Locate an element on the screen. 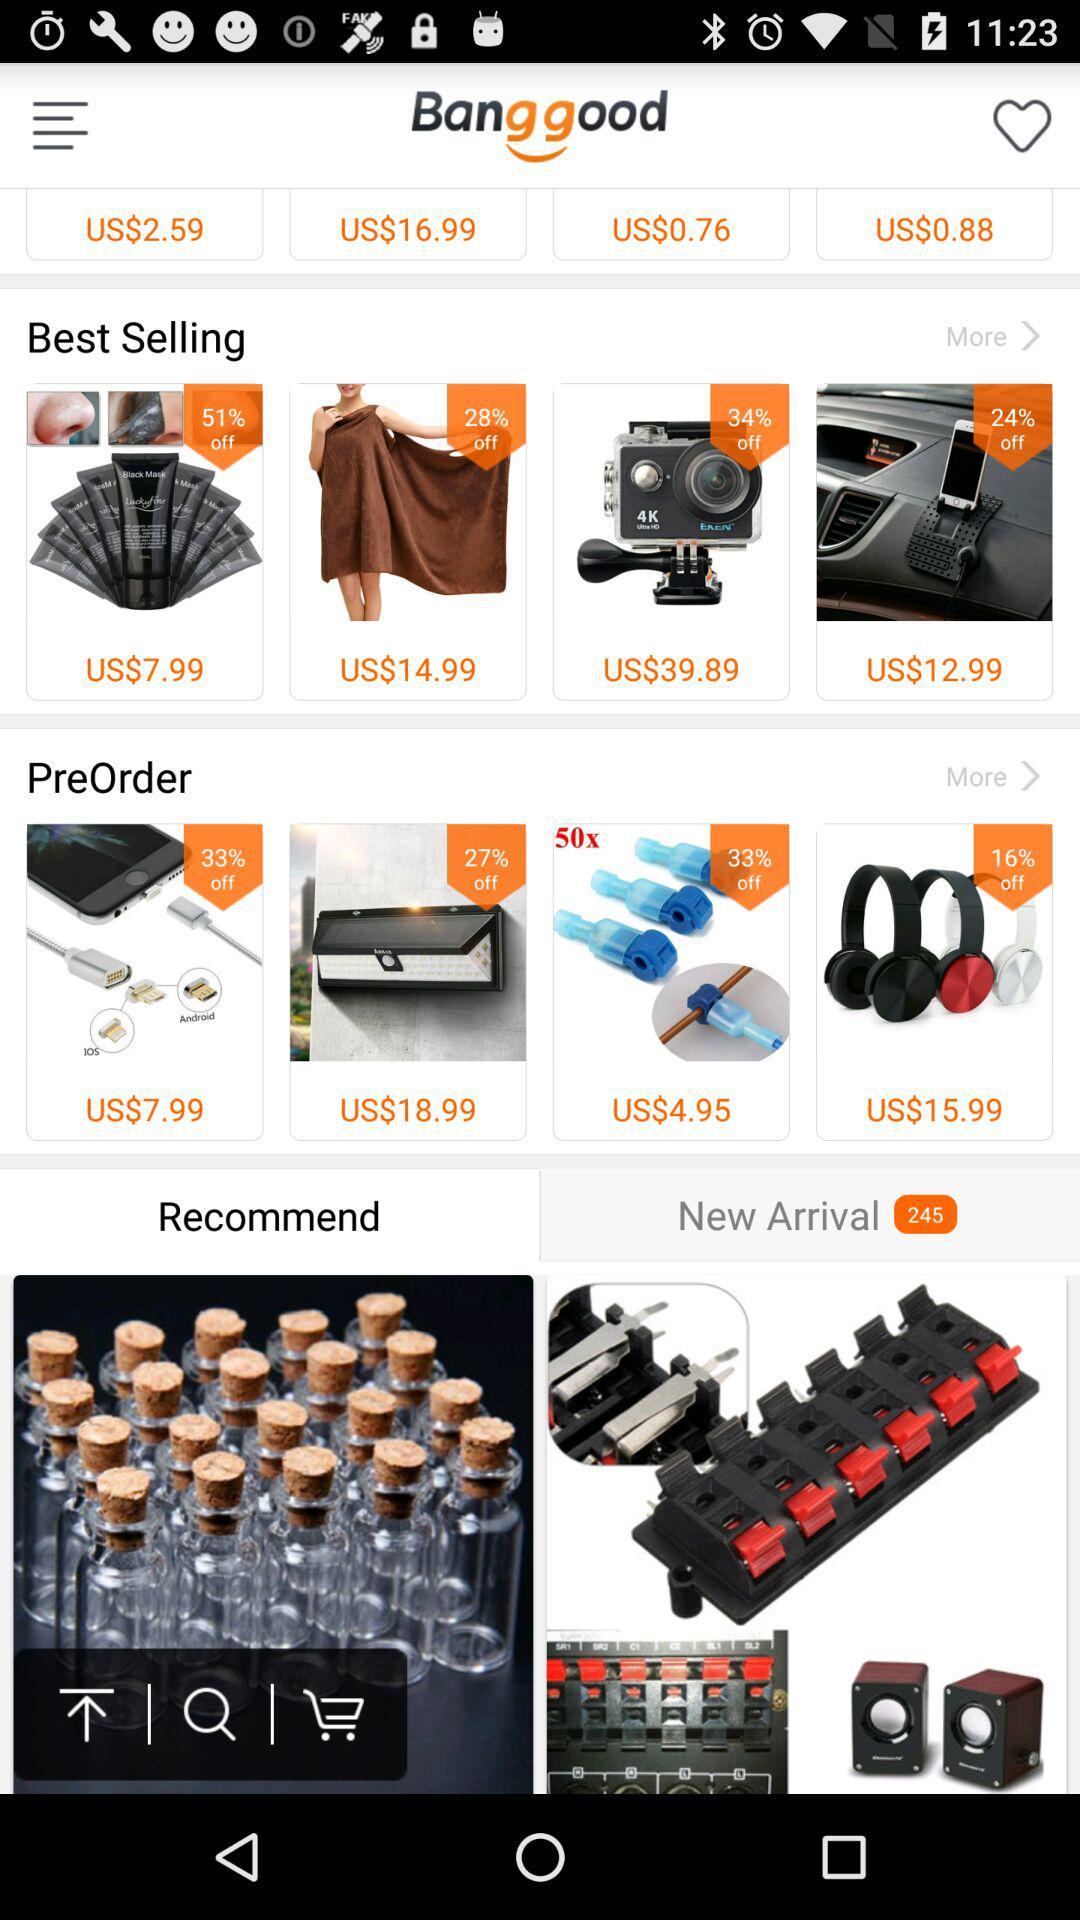  like this page is located at coordinates (1022, 124).